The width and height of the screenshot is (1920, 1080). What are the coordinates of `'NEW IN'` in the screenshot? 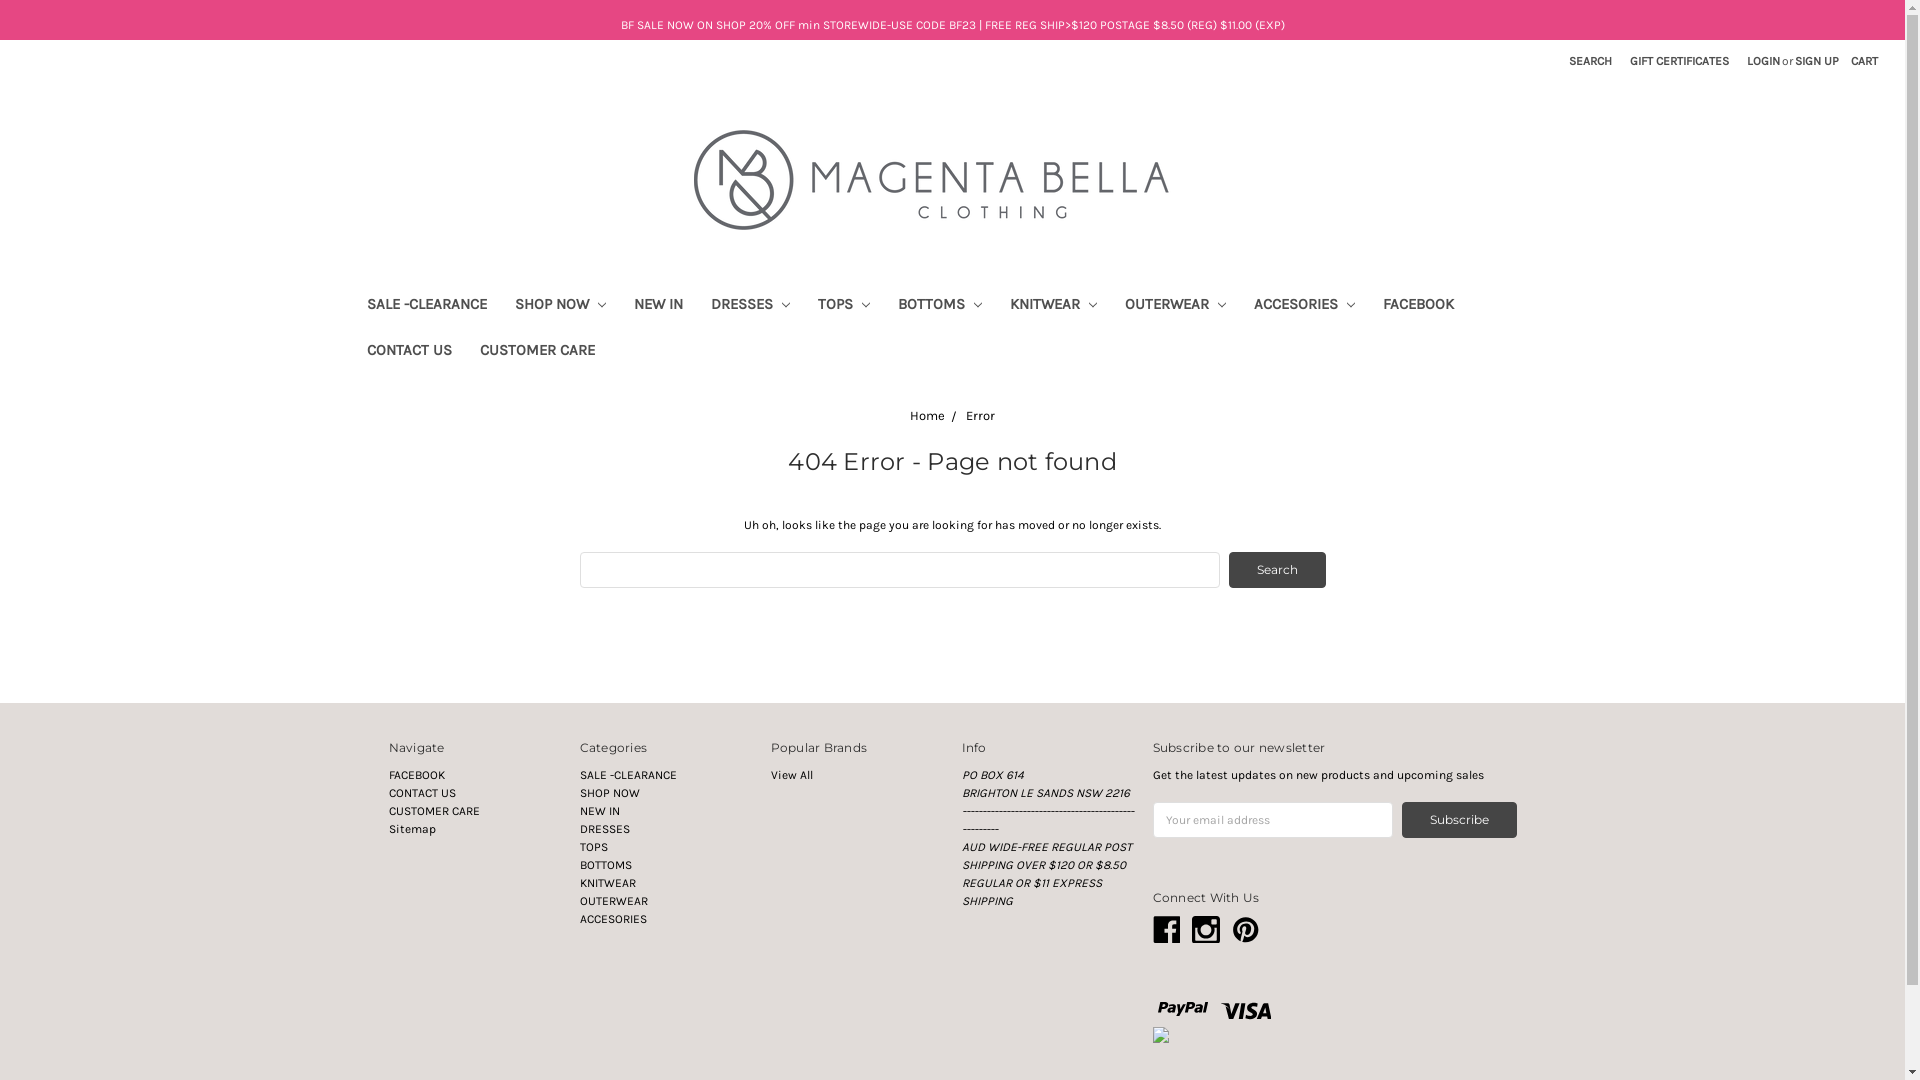 It's located at (658, 307).